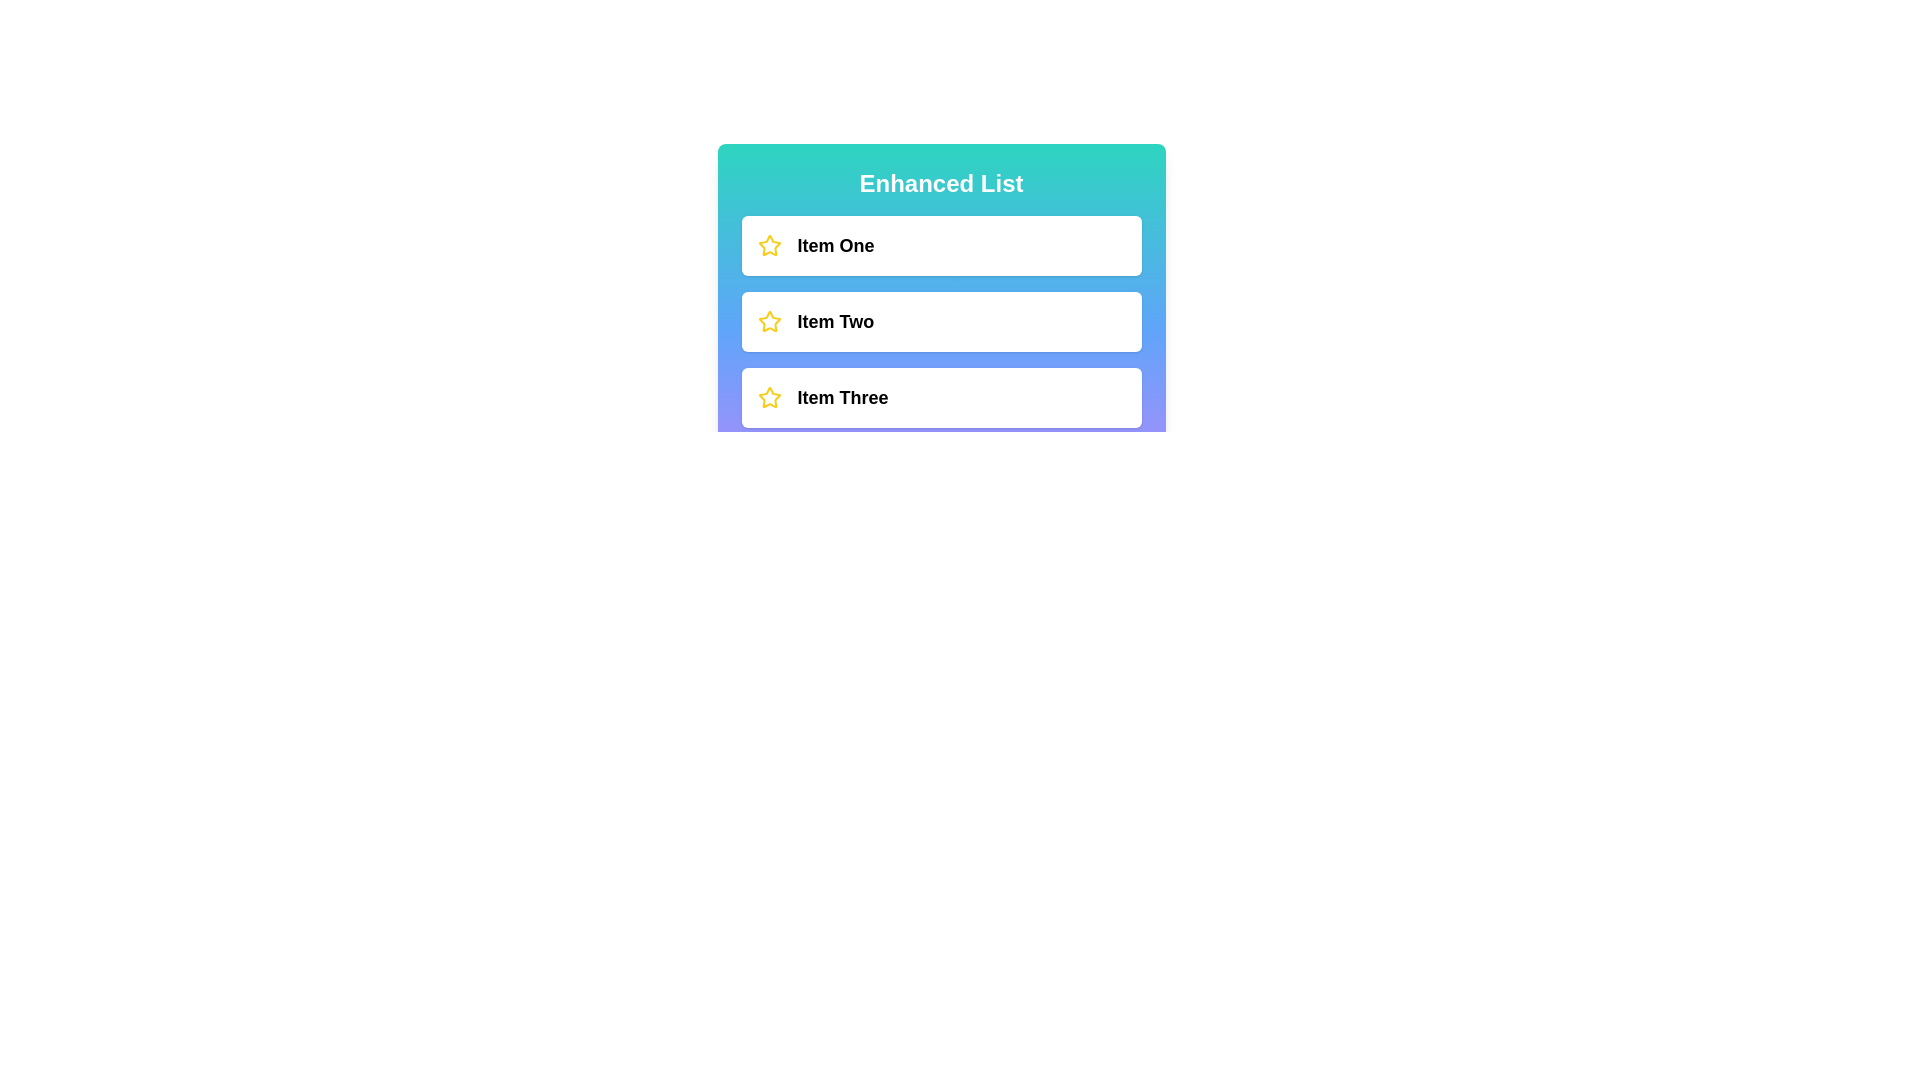  What do you see at coordinates (940, 397) in the screenshot?
I see `the item Item Three to select it` at bounding box center [940, 397].